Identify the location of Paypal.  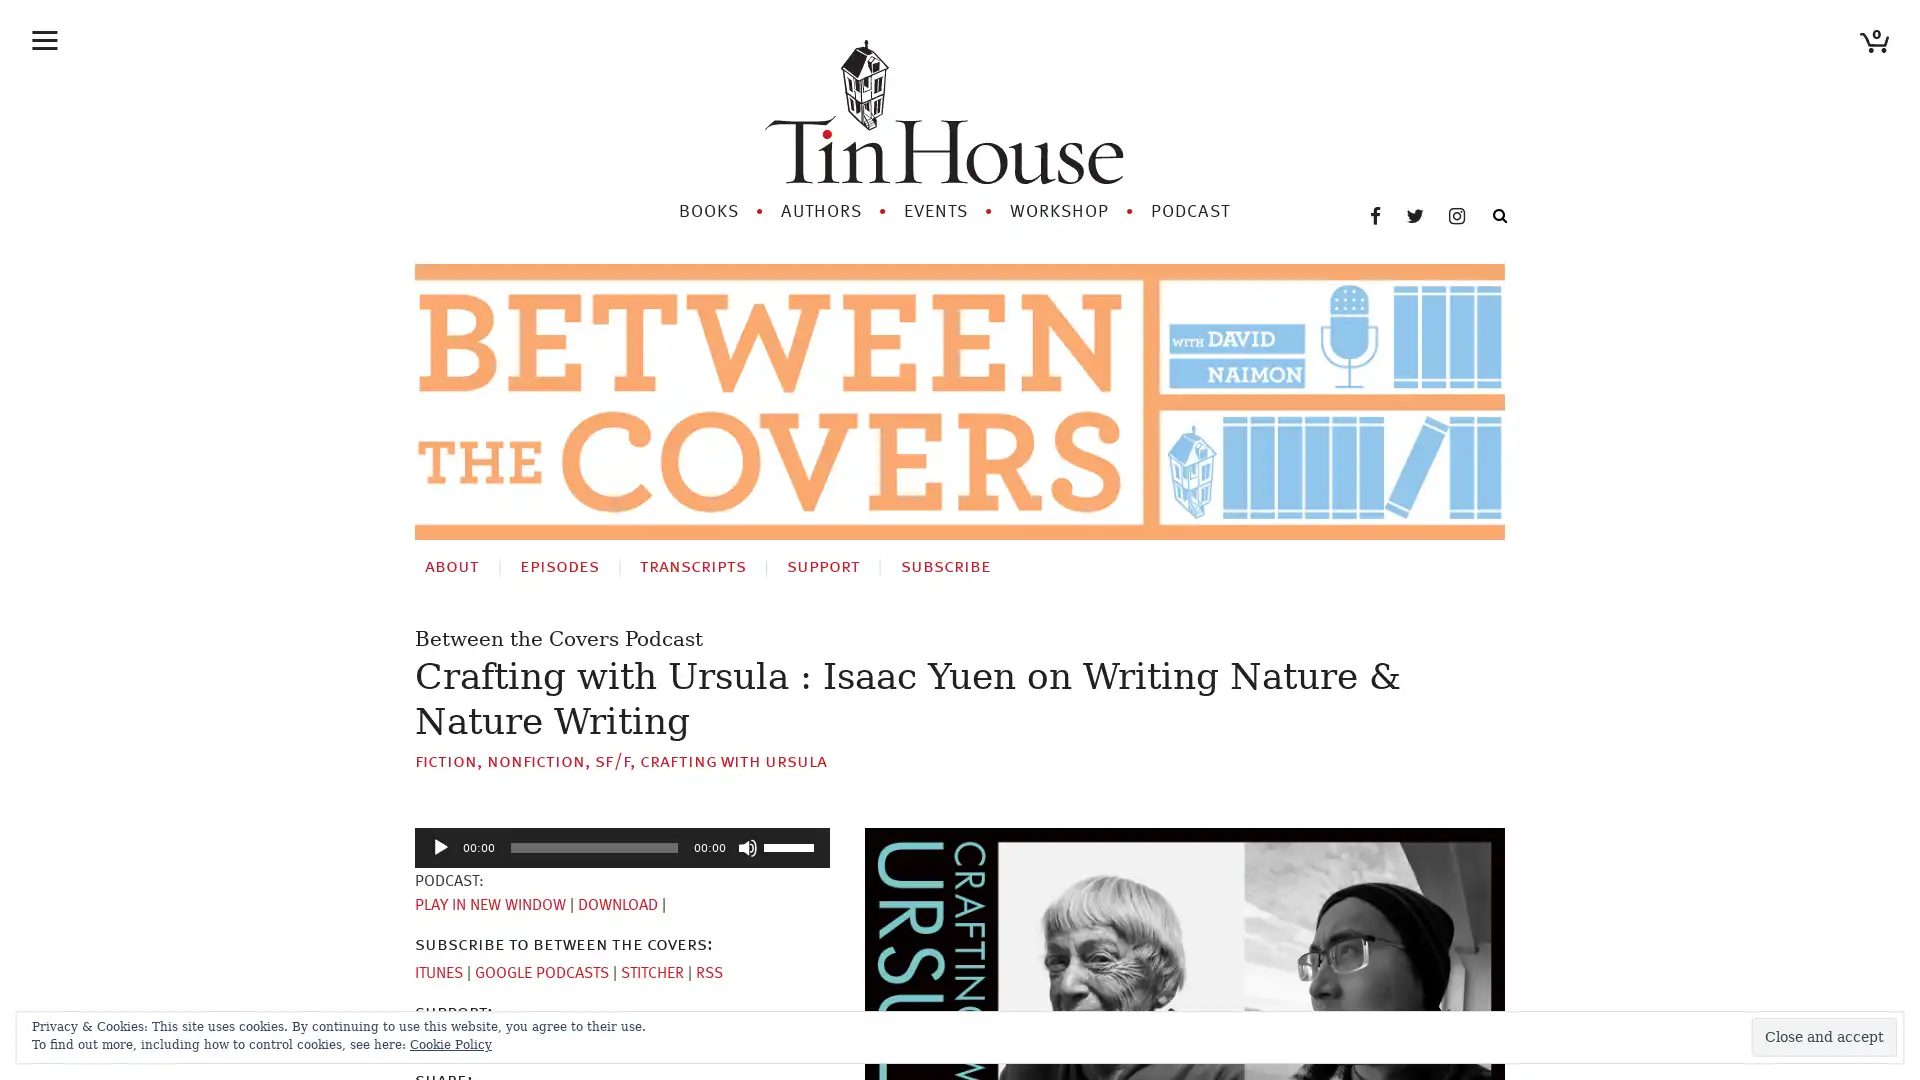
(512, 1040).